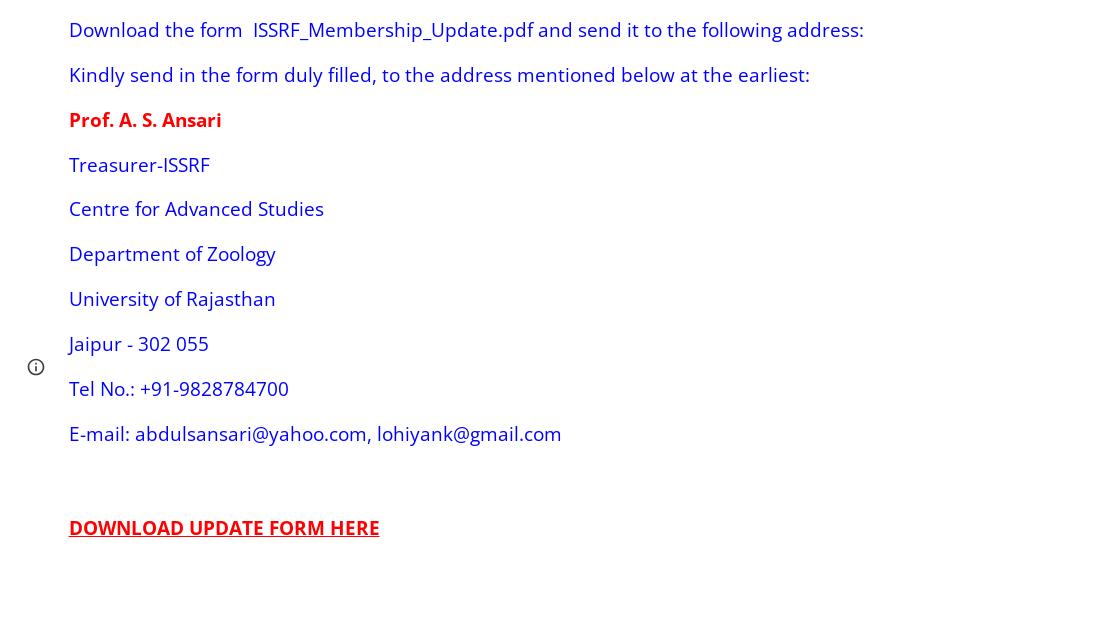 The width and height of the screenshot is (1100, 617). What do you see at coordinates (223, 526) in the screenshot?
I see `'DOWNLOAD UPDATE FORM HERE'` at bounding box center [223, 526].